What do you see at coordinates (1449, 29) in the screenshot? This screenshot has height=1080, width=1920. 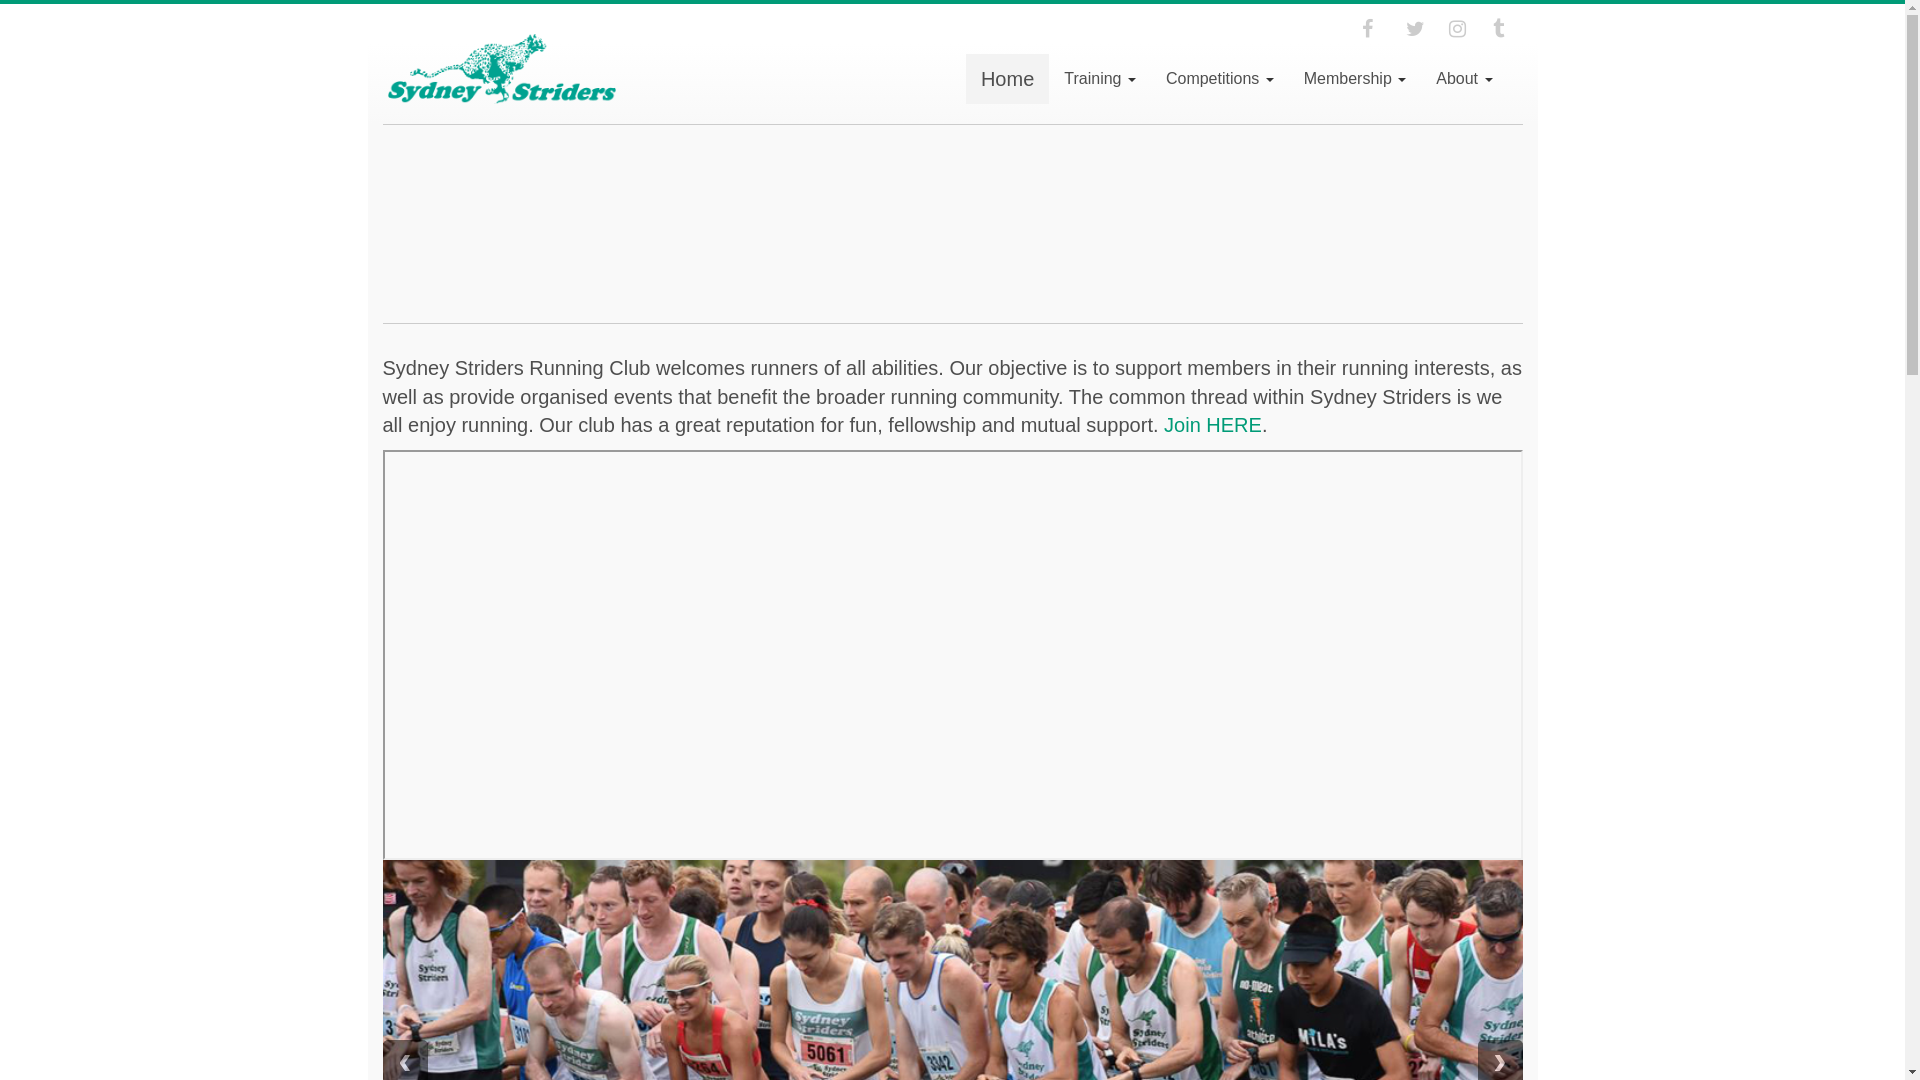 I see `'Sydney Striders Instagram'` at bounding box center [1449, 29].